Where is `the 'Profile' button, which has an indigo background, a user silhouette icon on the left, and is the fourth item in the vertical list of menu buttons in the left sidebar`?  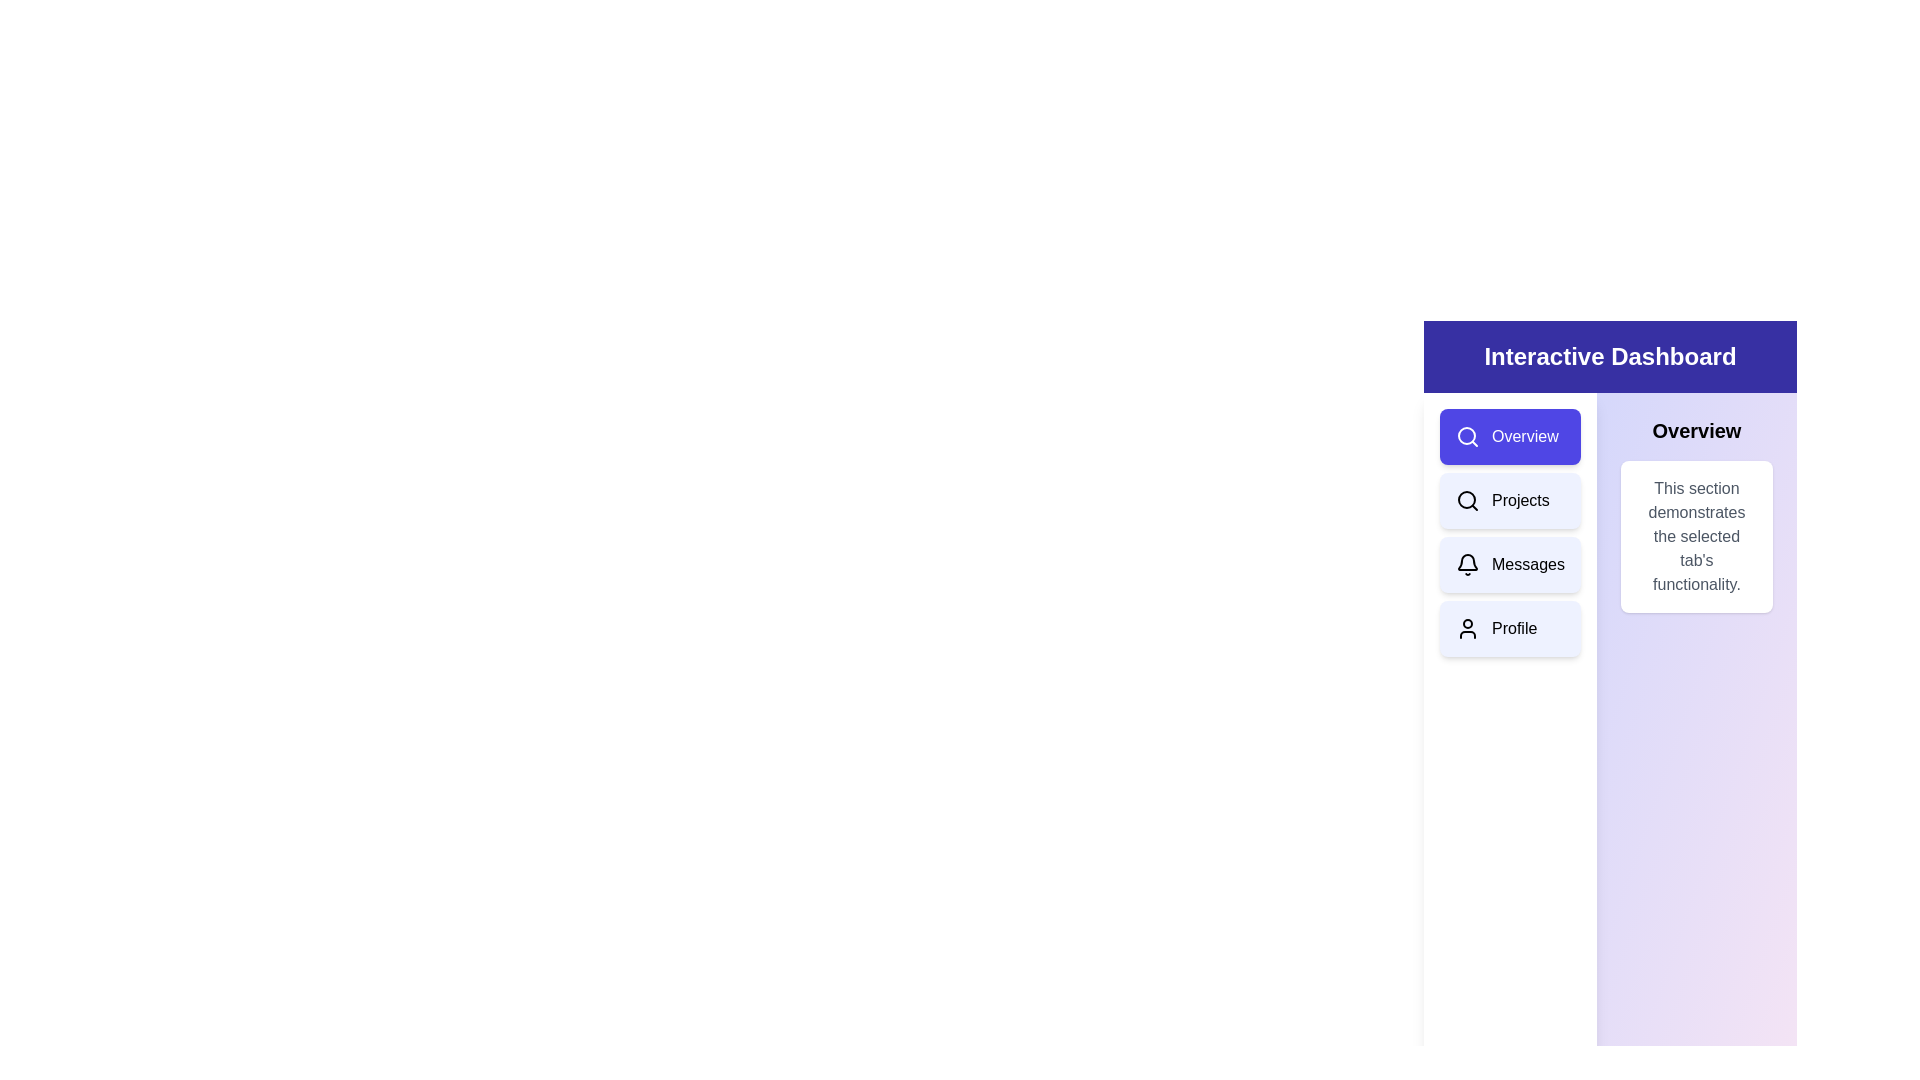
the 'Profile' button, which has an indigo background, a user silhouette icon on the left, and is the fourth item in the vertical list of menu buttons in the left sidebar is located at coordinates (1510, 627).